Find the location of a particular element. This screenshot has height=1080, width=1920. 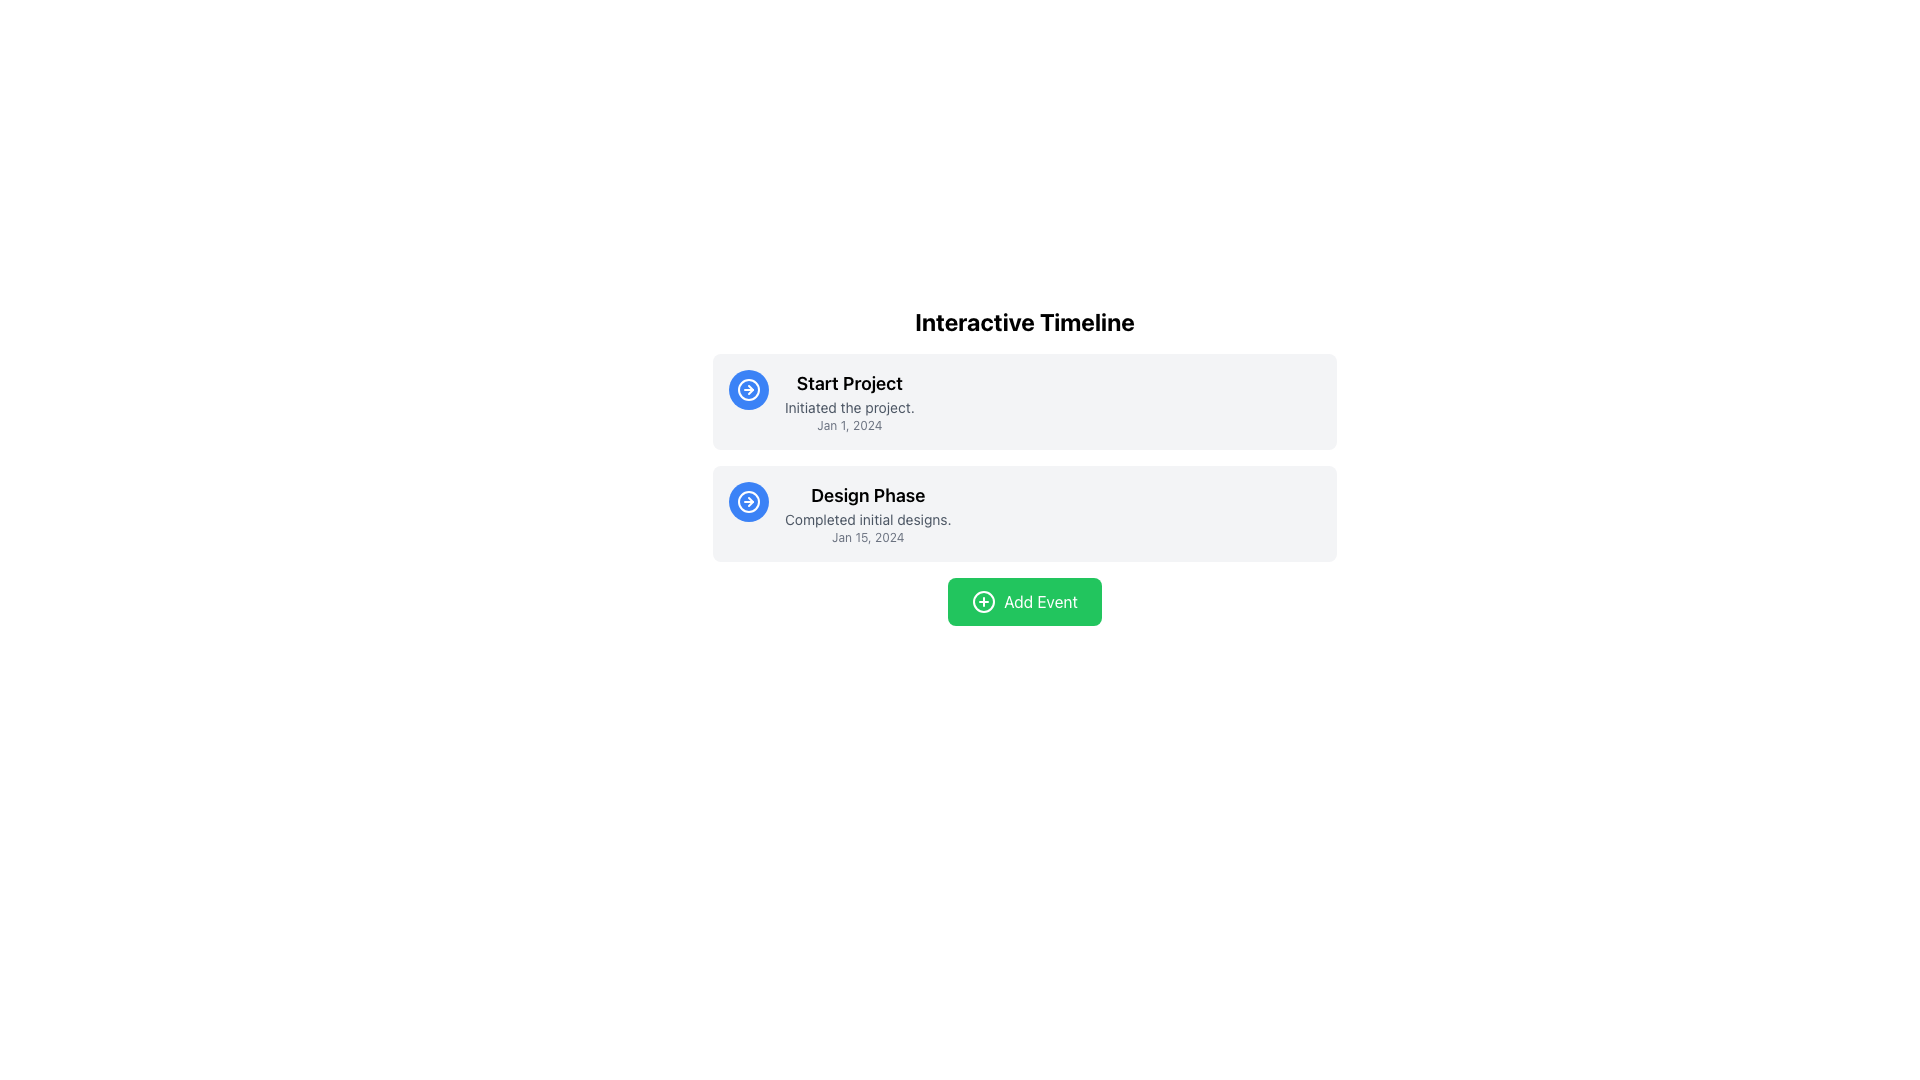

the button located at the bottom of the interface, beneath 'Start Project' and 'Design Phase' is located at coordinates (1025, 600).